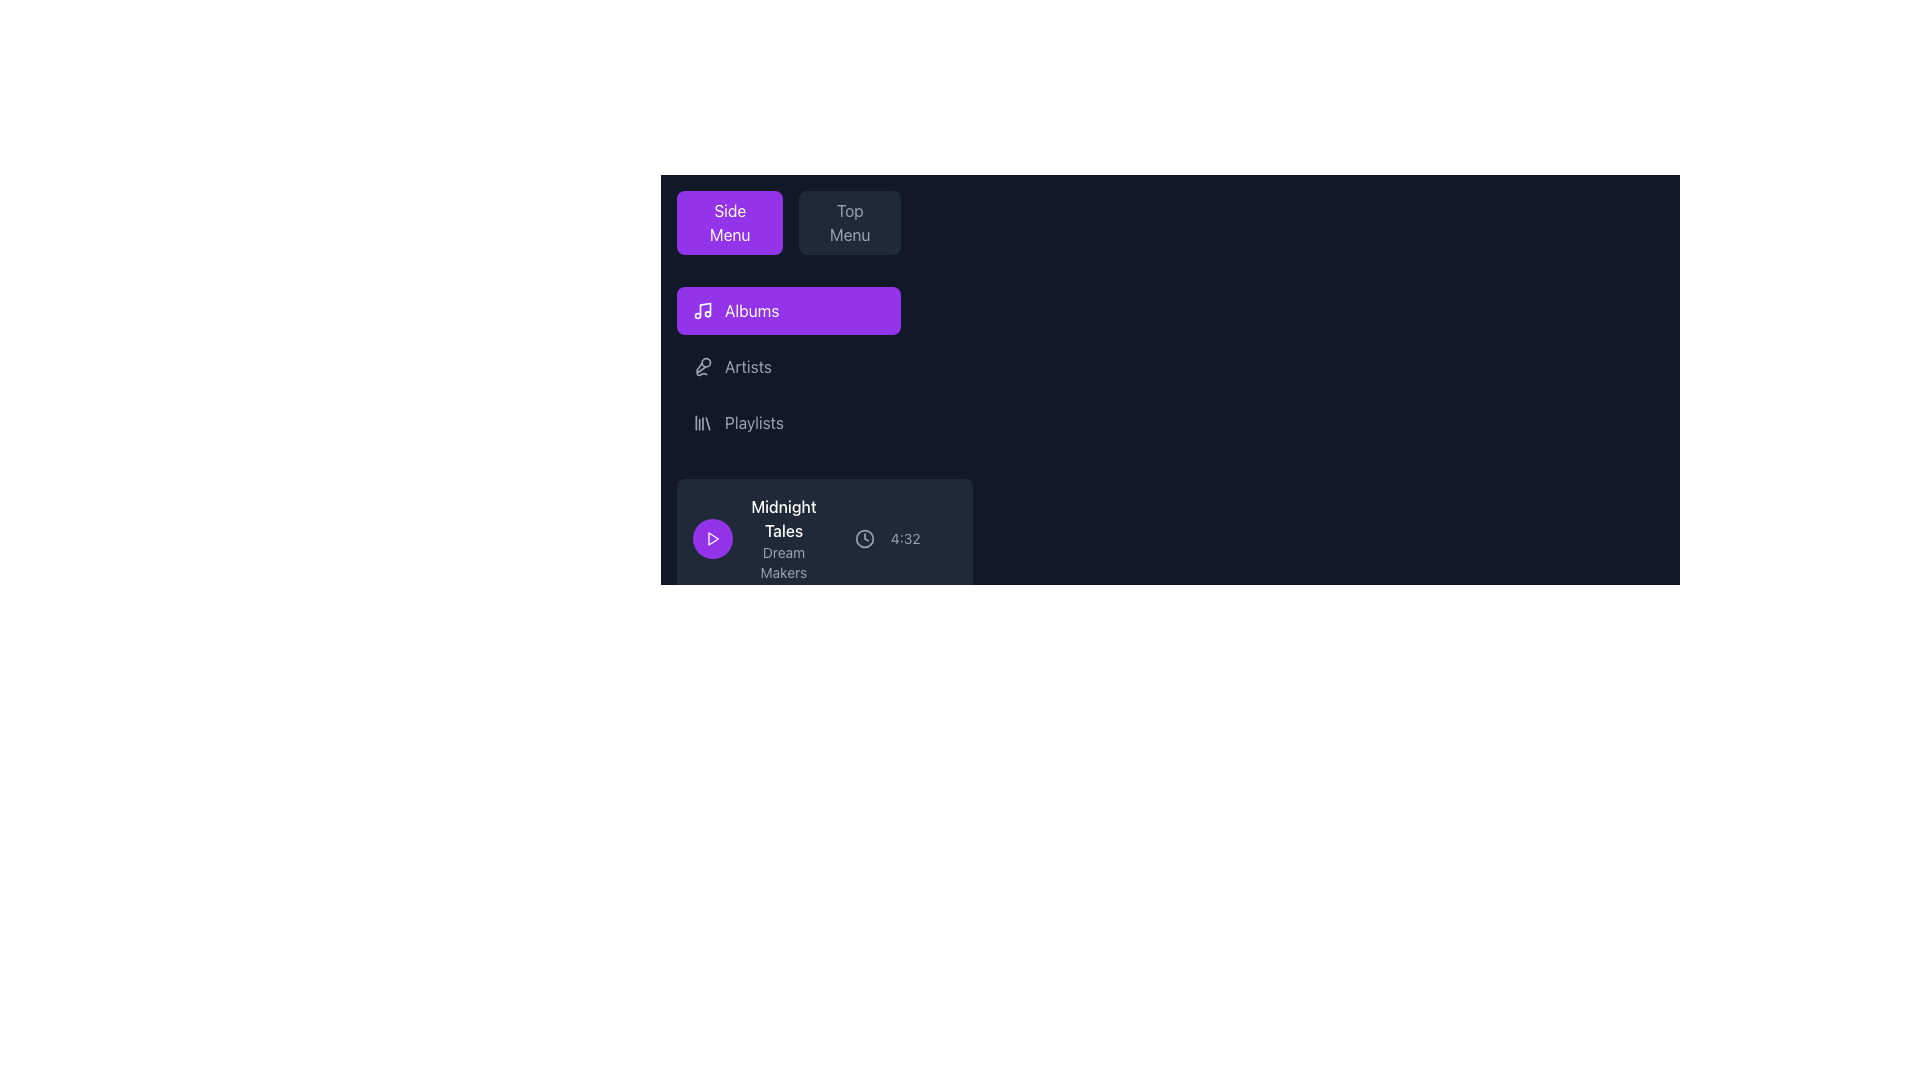 The height and width of the screenshot is (1080, 1920). What do you see at coordinates (751, 311) in the screenshot?
I see `the 'Albums' text label within the purple button-like component` at bounding box center [751, 311].